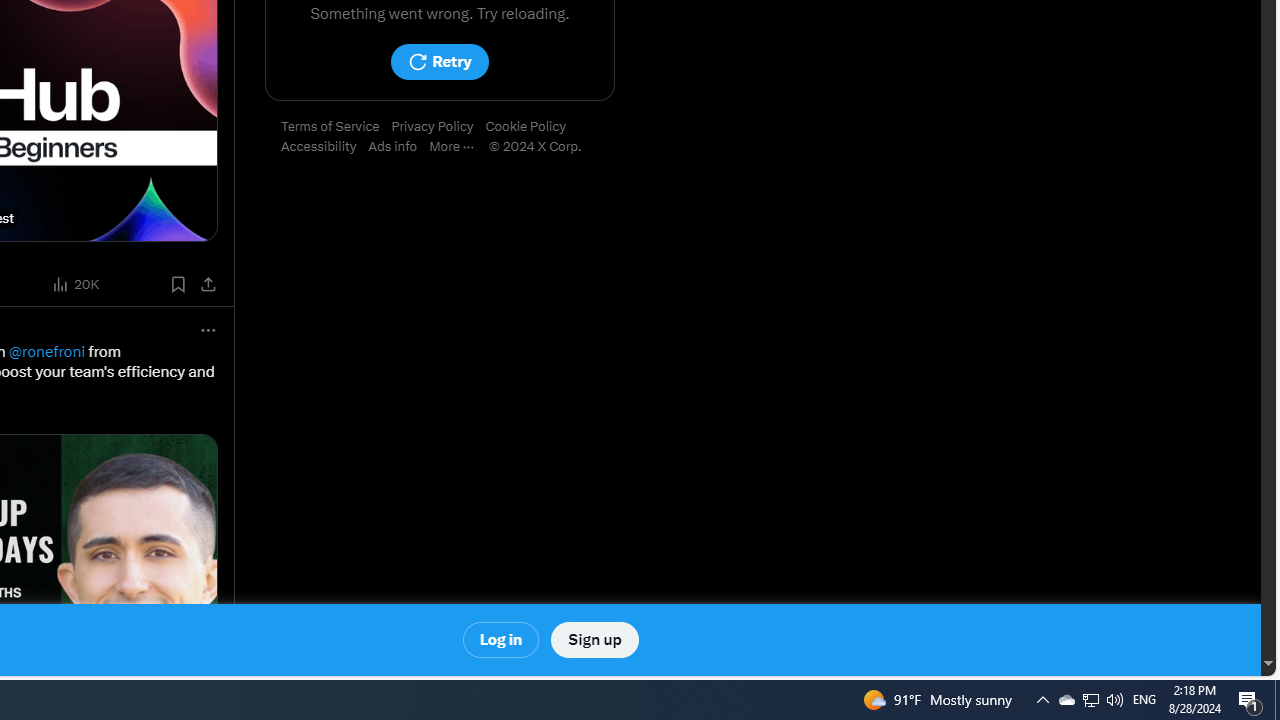 The width and height of the screenshot is (1280, 720). Describe the element at coordinates (457, 146) in the screenshot. I see `'More'` at that location.